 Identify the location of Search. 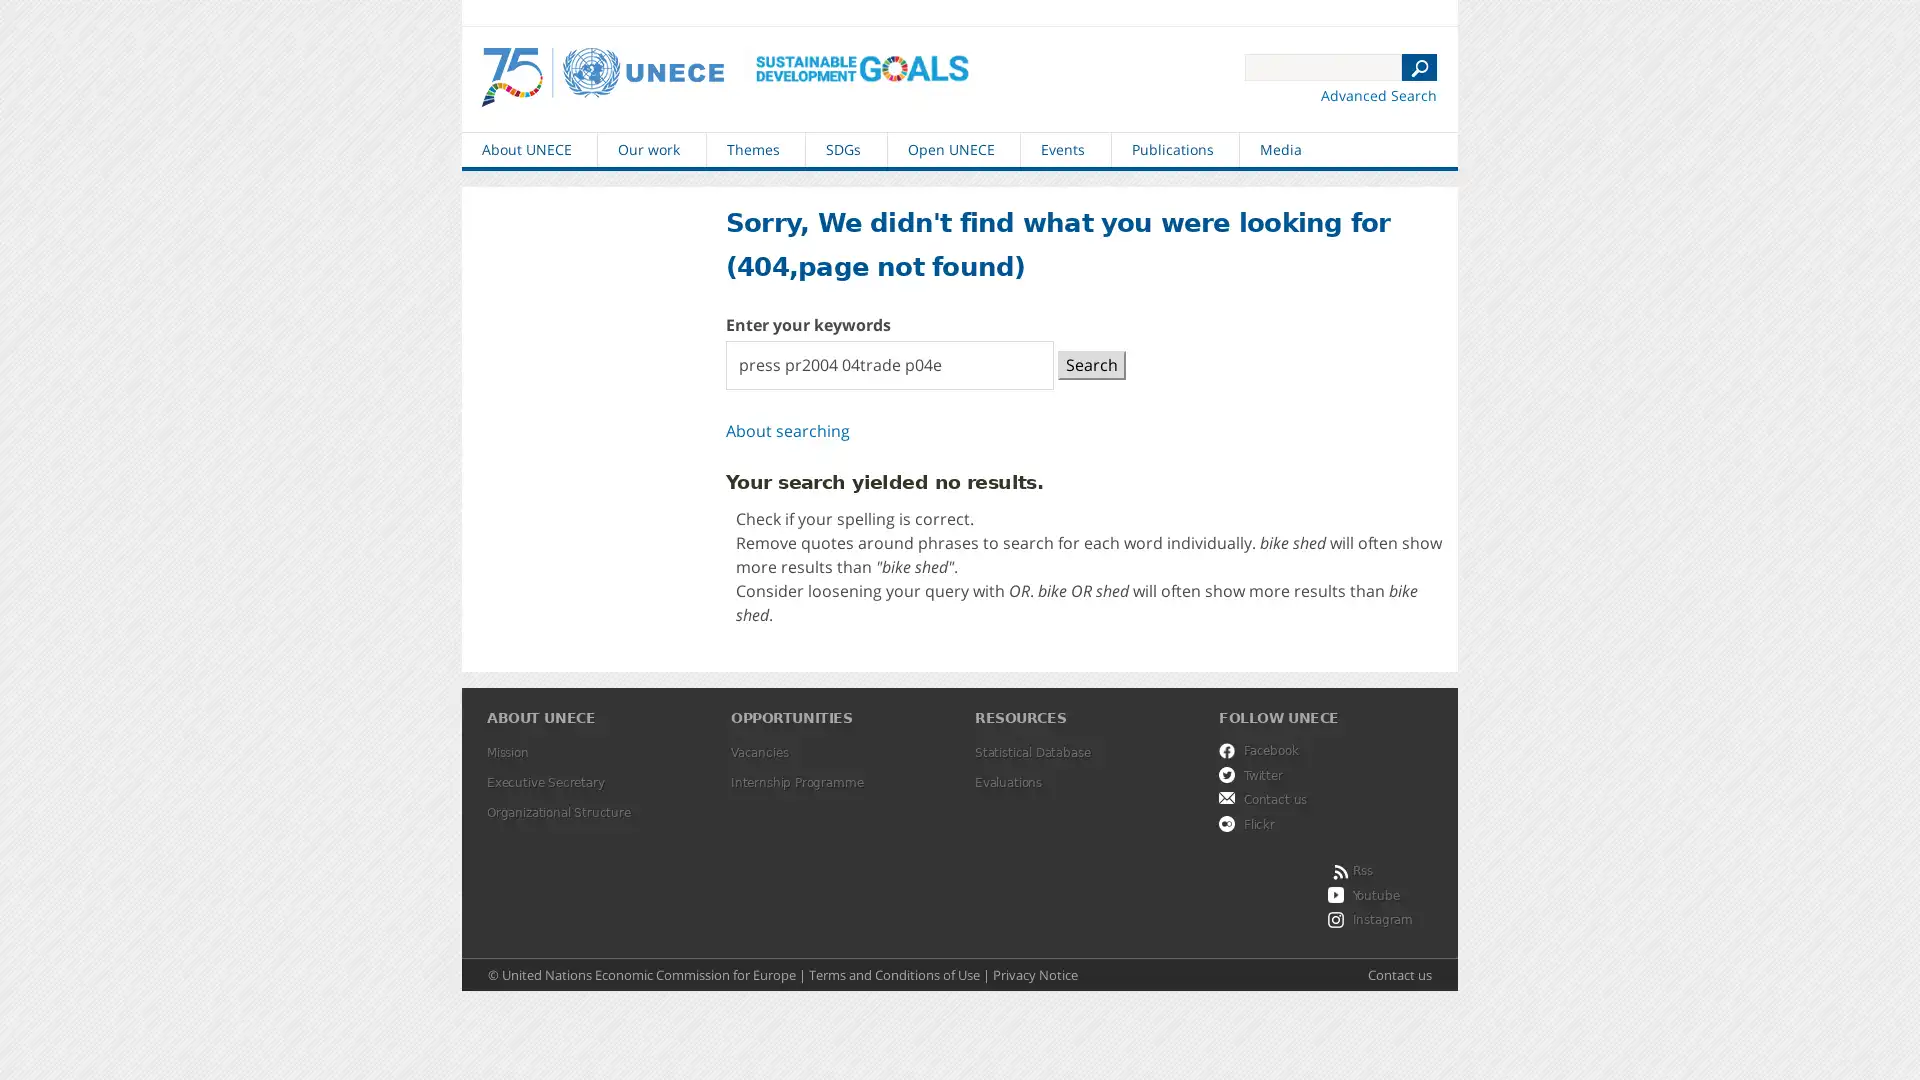
(1090, 365).